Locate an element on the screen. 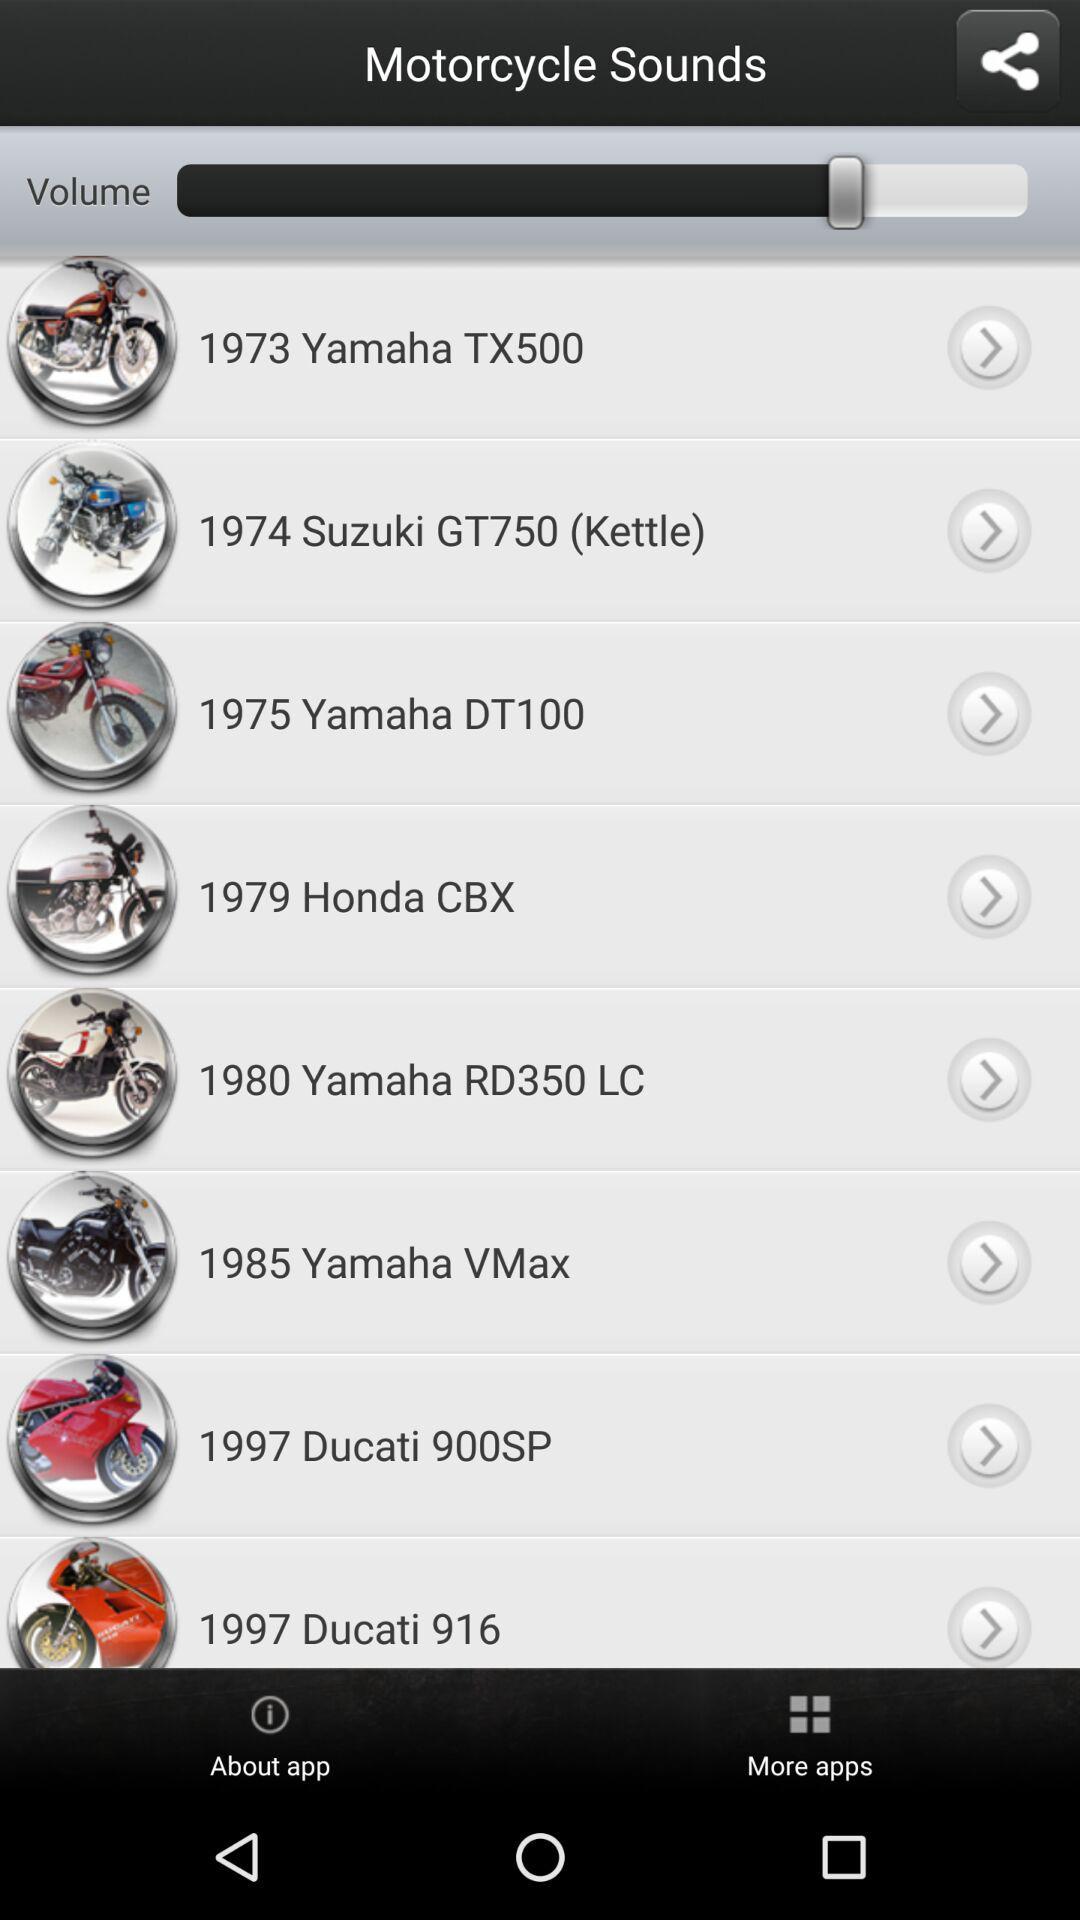 The image size is (1080, 1920). sound is located at coordinates (987, 529).